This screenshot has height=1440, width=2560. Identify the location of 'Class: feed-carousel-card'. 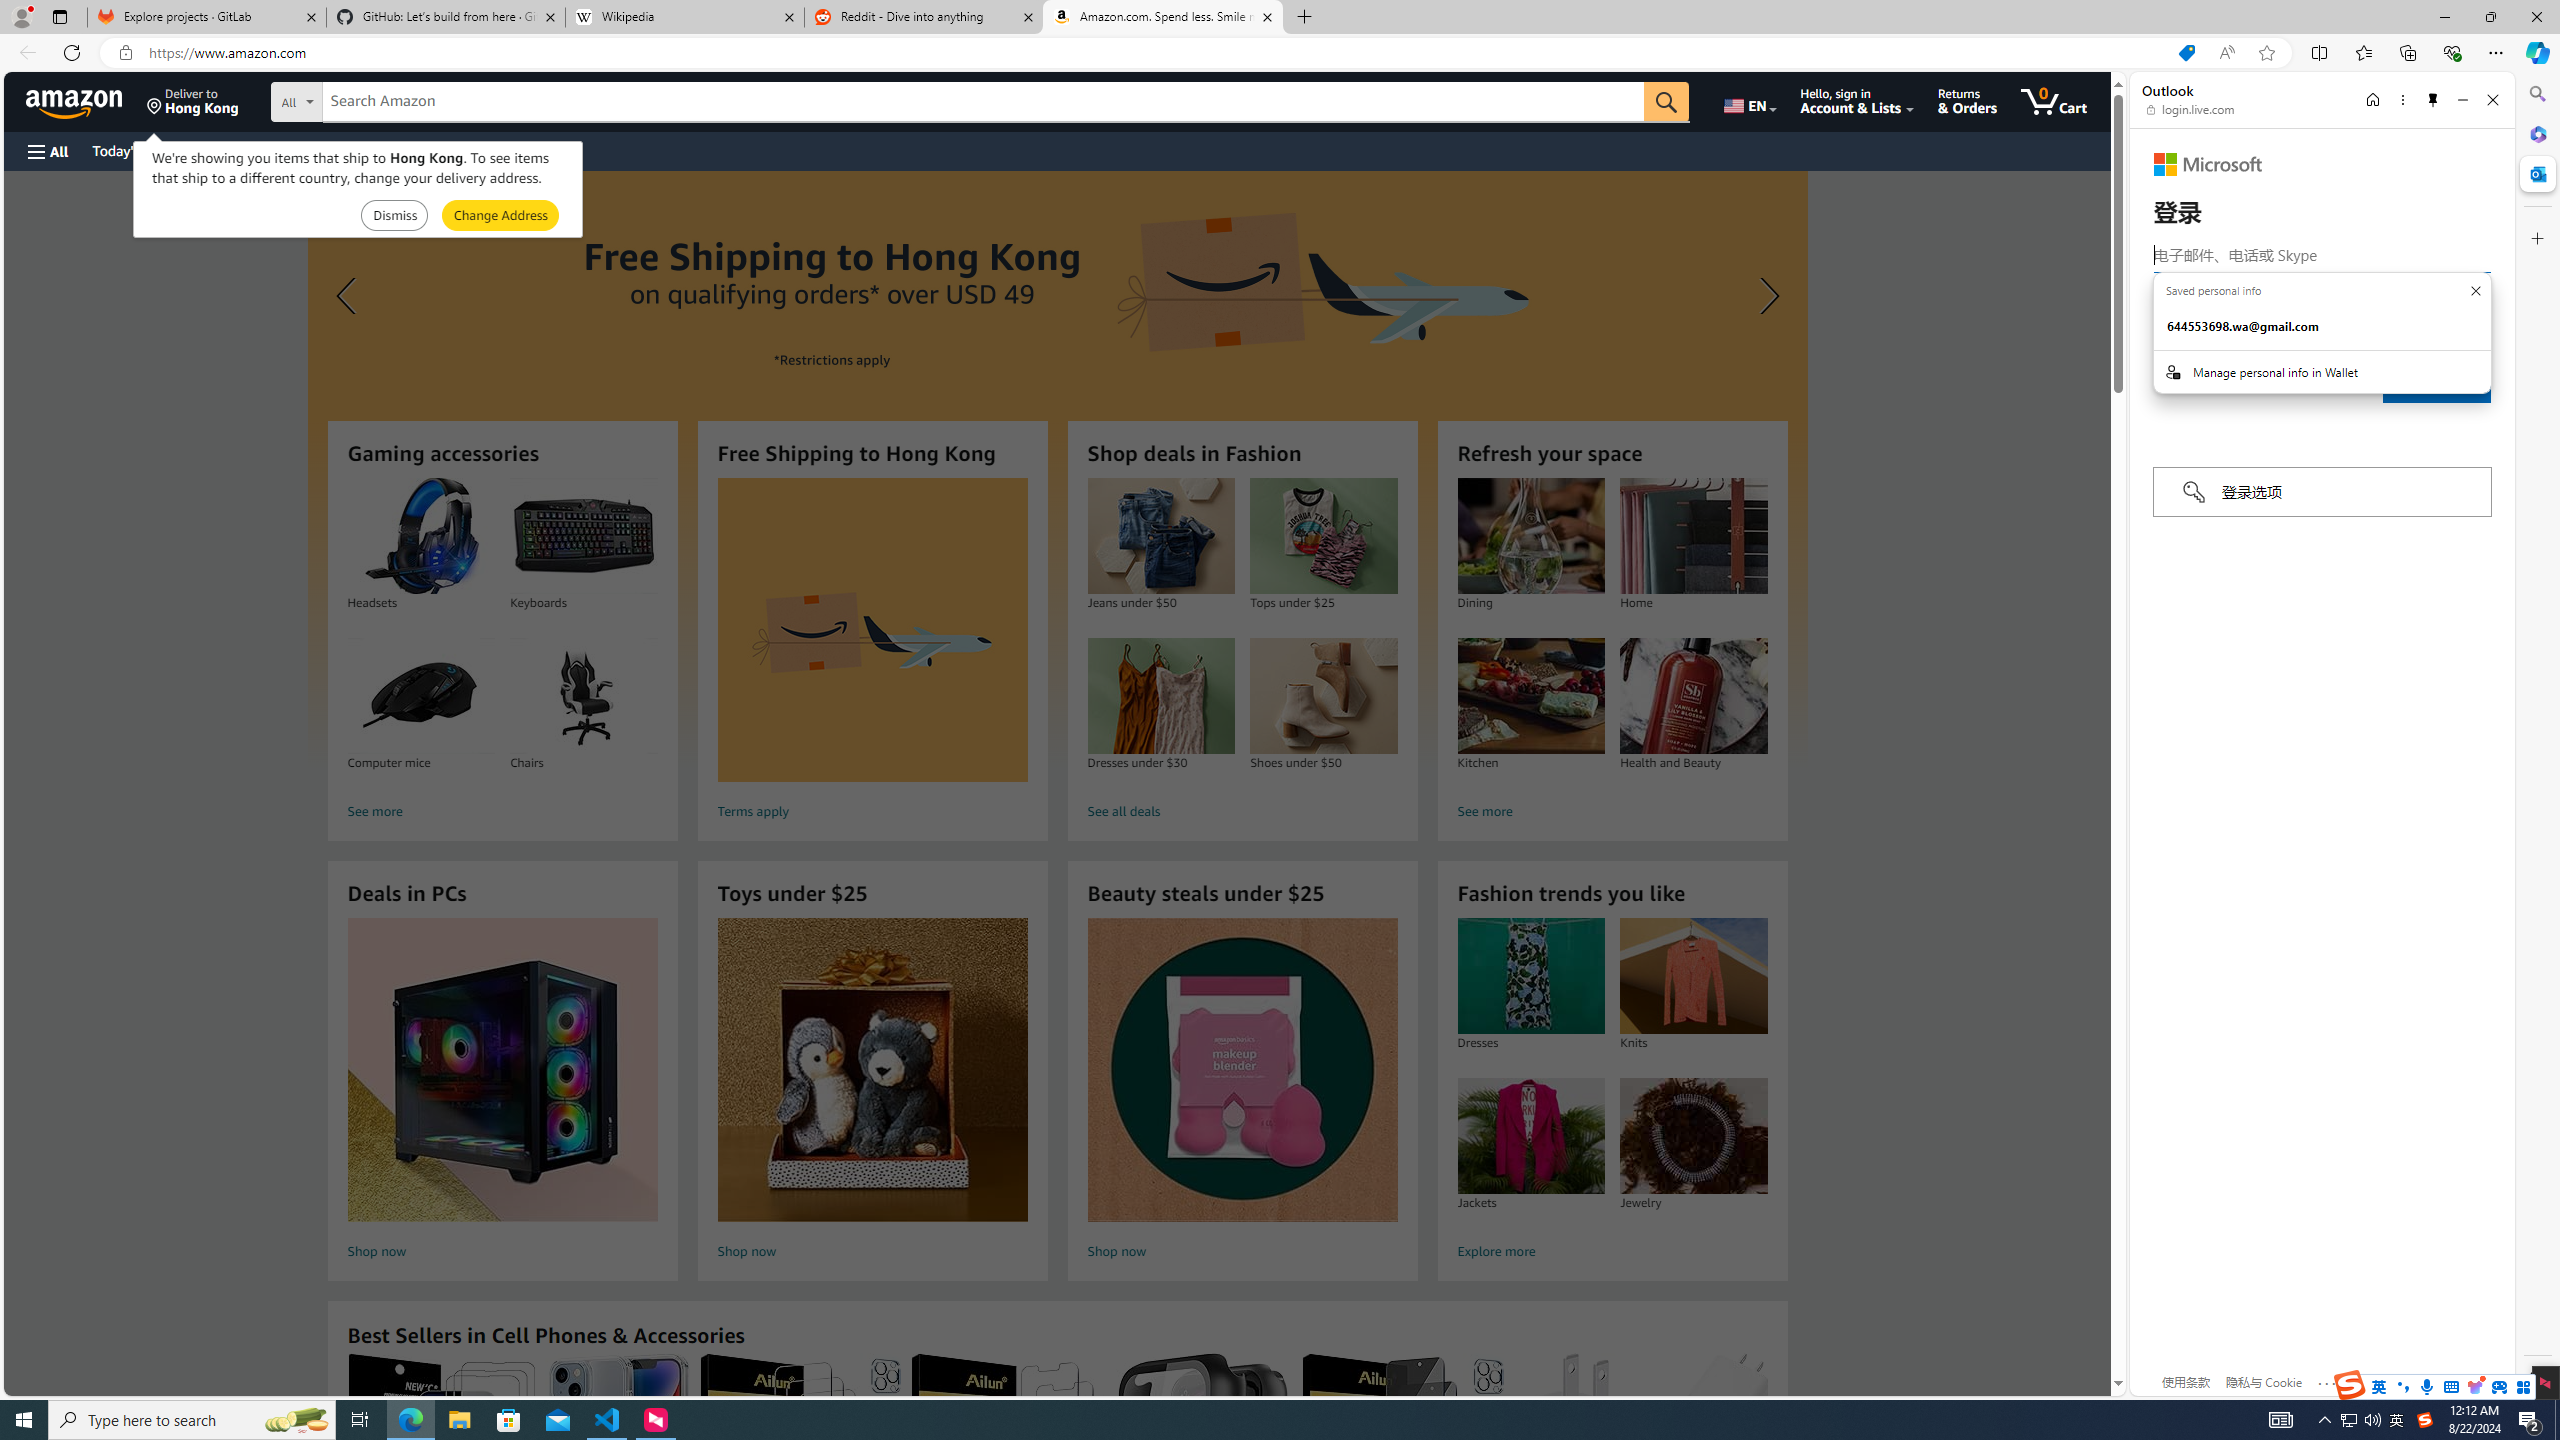
(1768, 1440).